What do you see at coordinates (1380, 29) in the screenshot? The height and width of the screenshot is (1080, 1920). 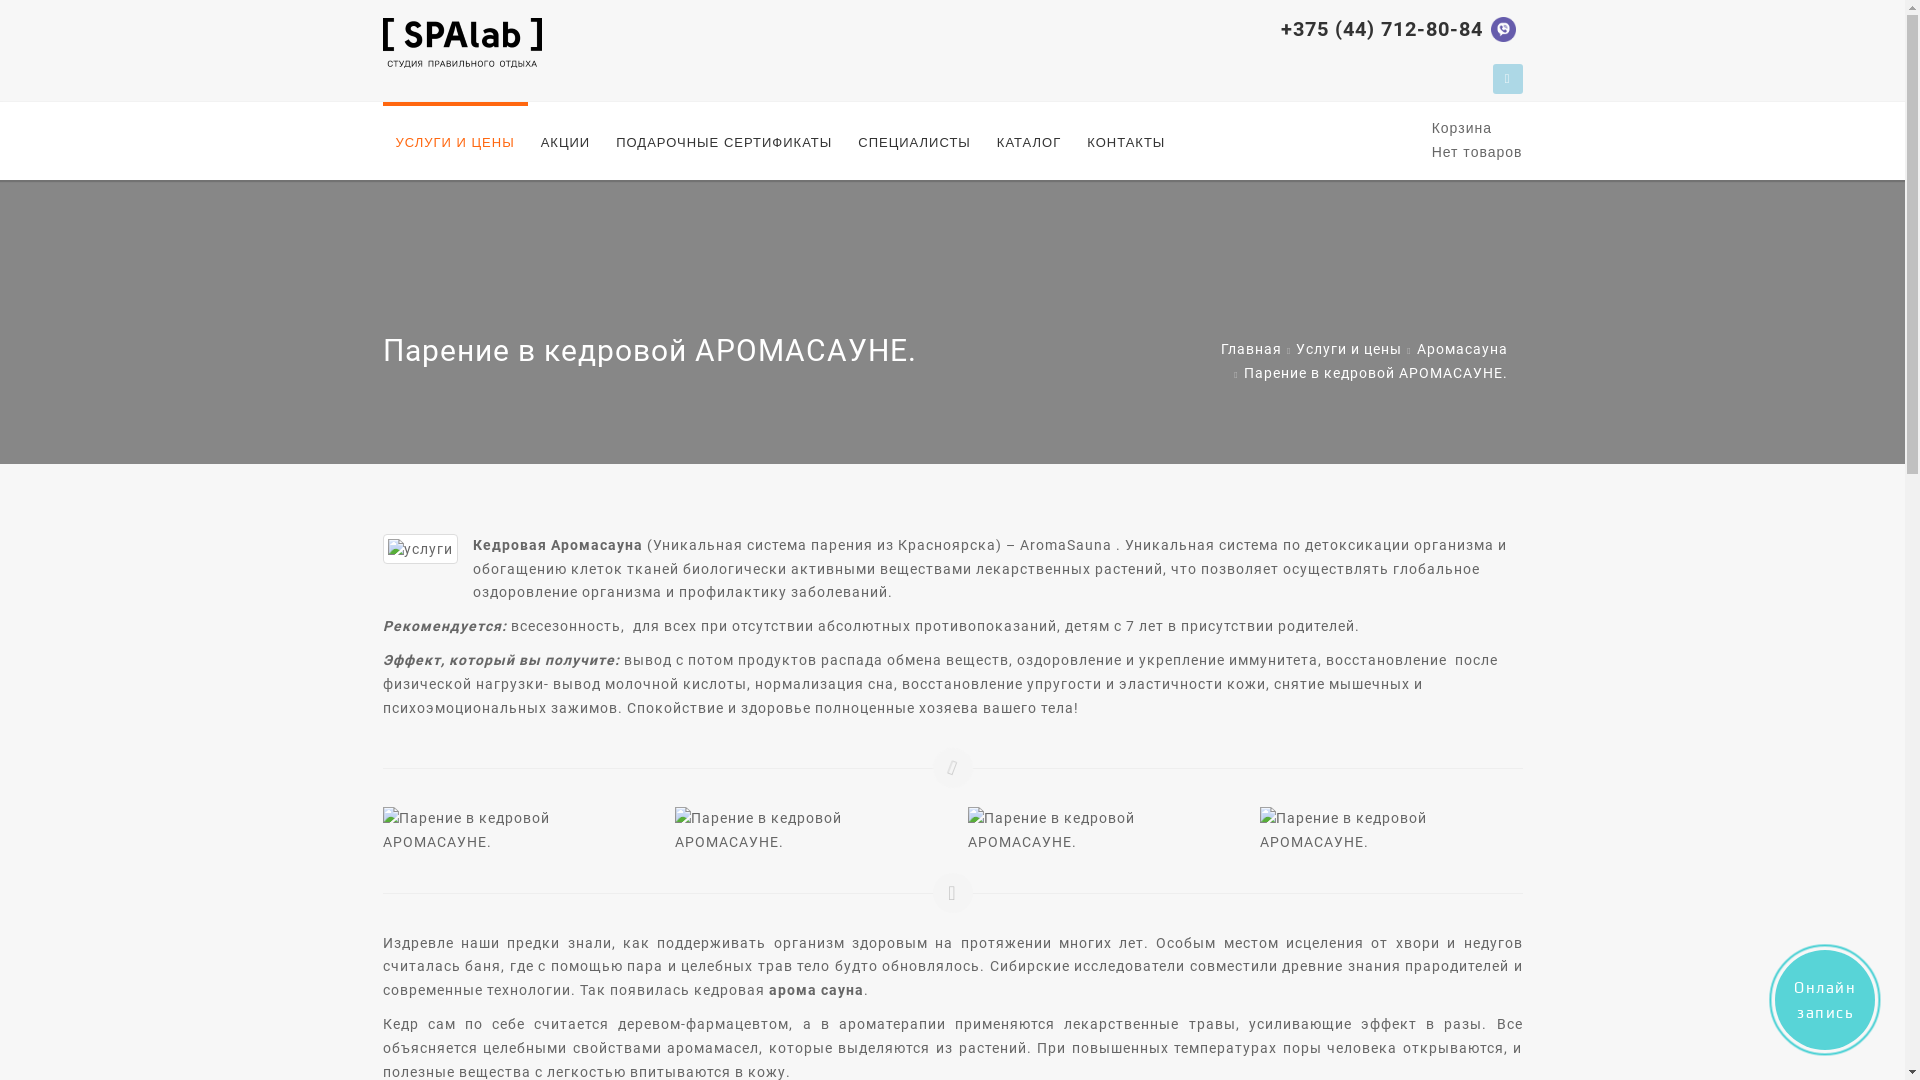 I see `'+375 (44) 712-80-84'` at bounding box center [1380, 29].